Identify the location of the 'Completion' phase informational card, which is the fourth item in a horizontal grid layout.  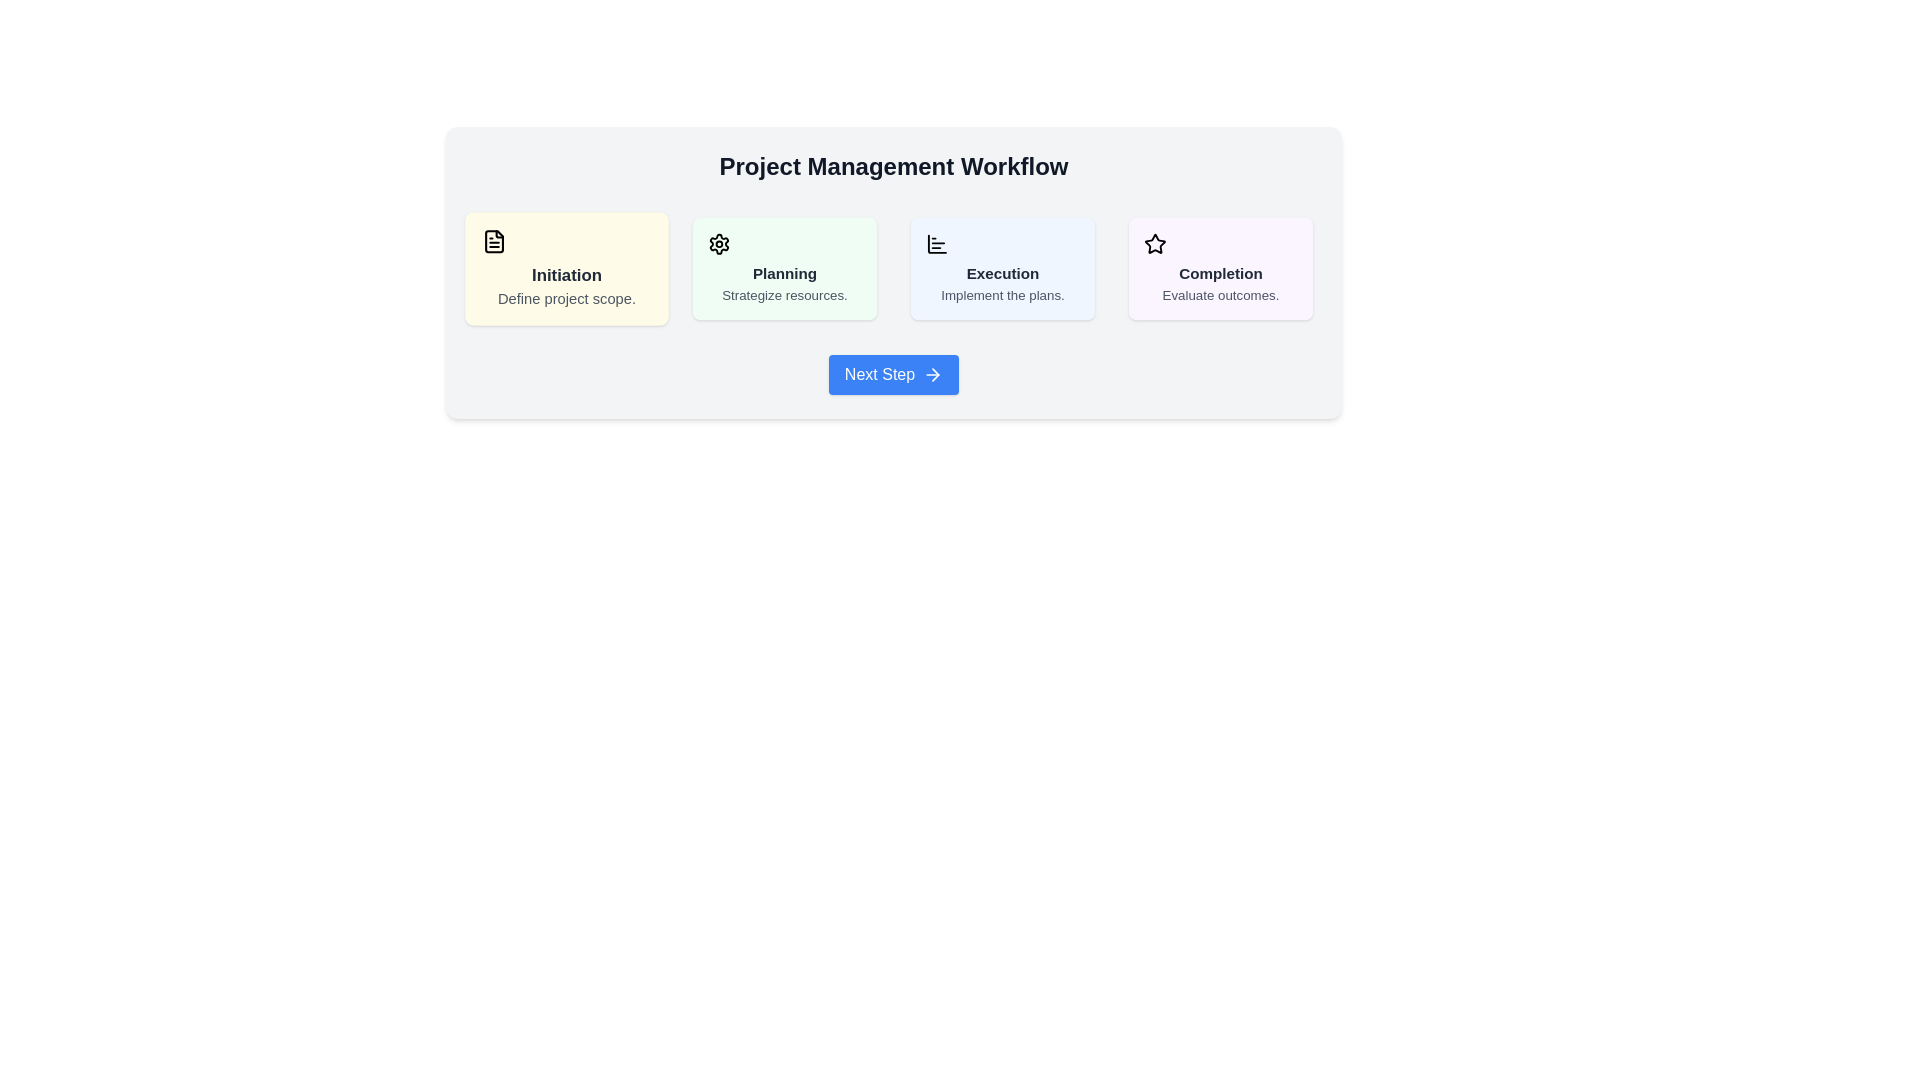
(1218, 268).